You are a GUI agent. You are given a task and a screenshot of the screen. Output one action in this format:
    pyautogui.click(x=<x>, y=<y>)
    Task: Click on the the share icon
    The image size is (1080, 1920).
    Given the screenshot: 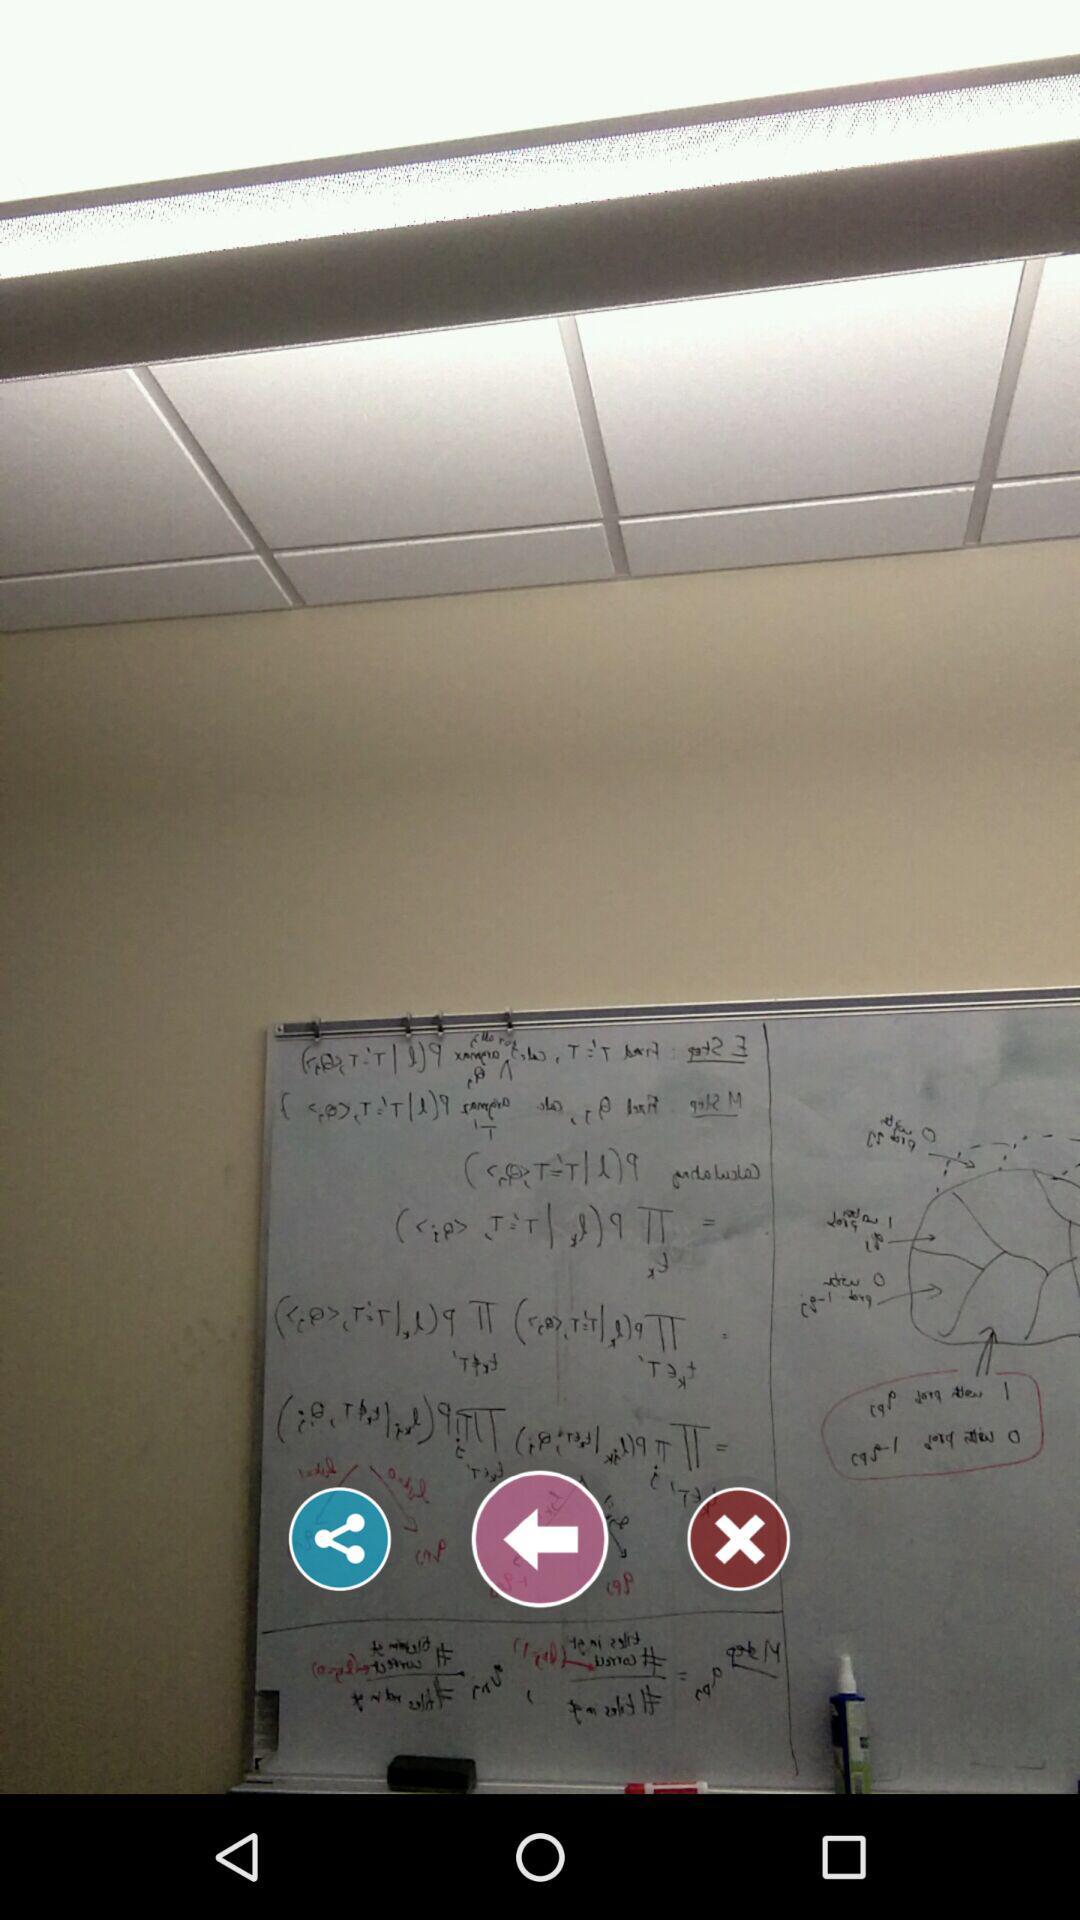 What is the action you would take?
    pyautogui.click(x=339, y=1538)
    